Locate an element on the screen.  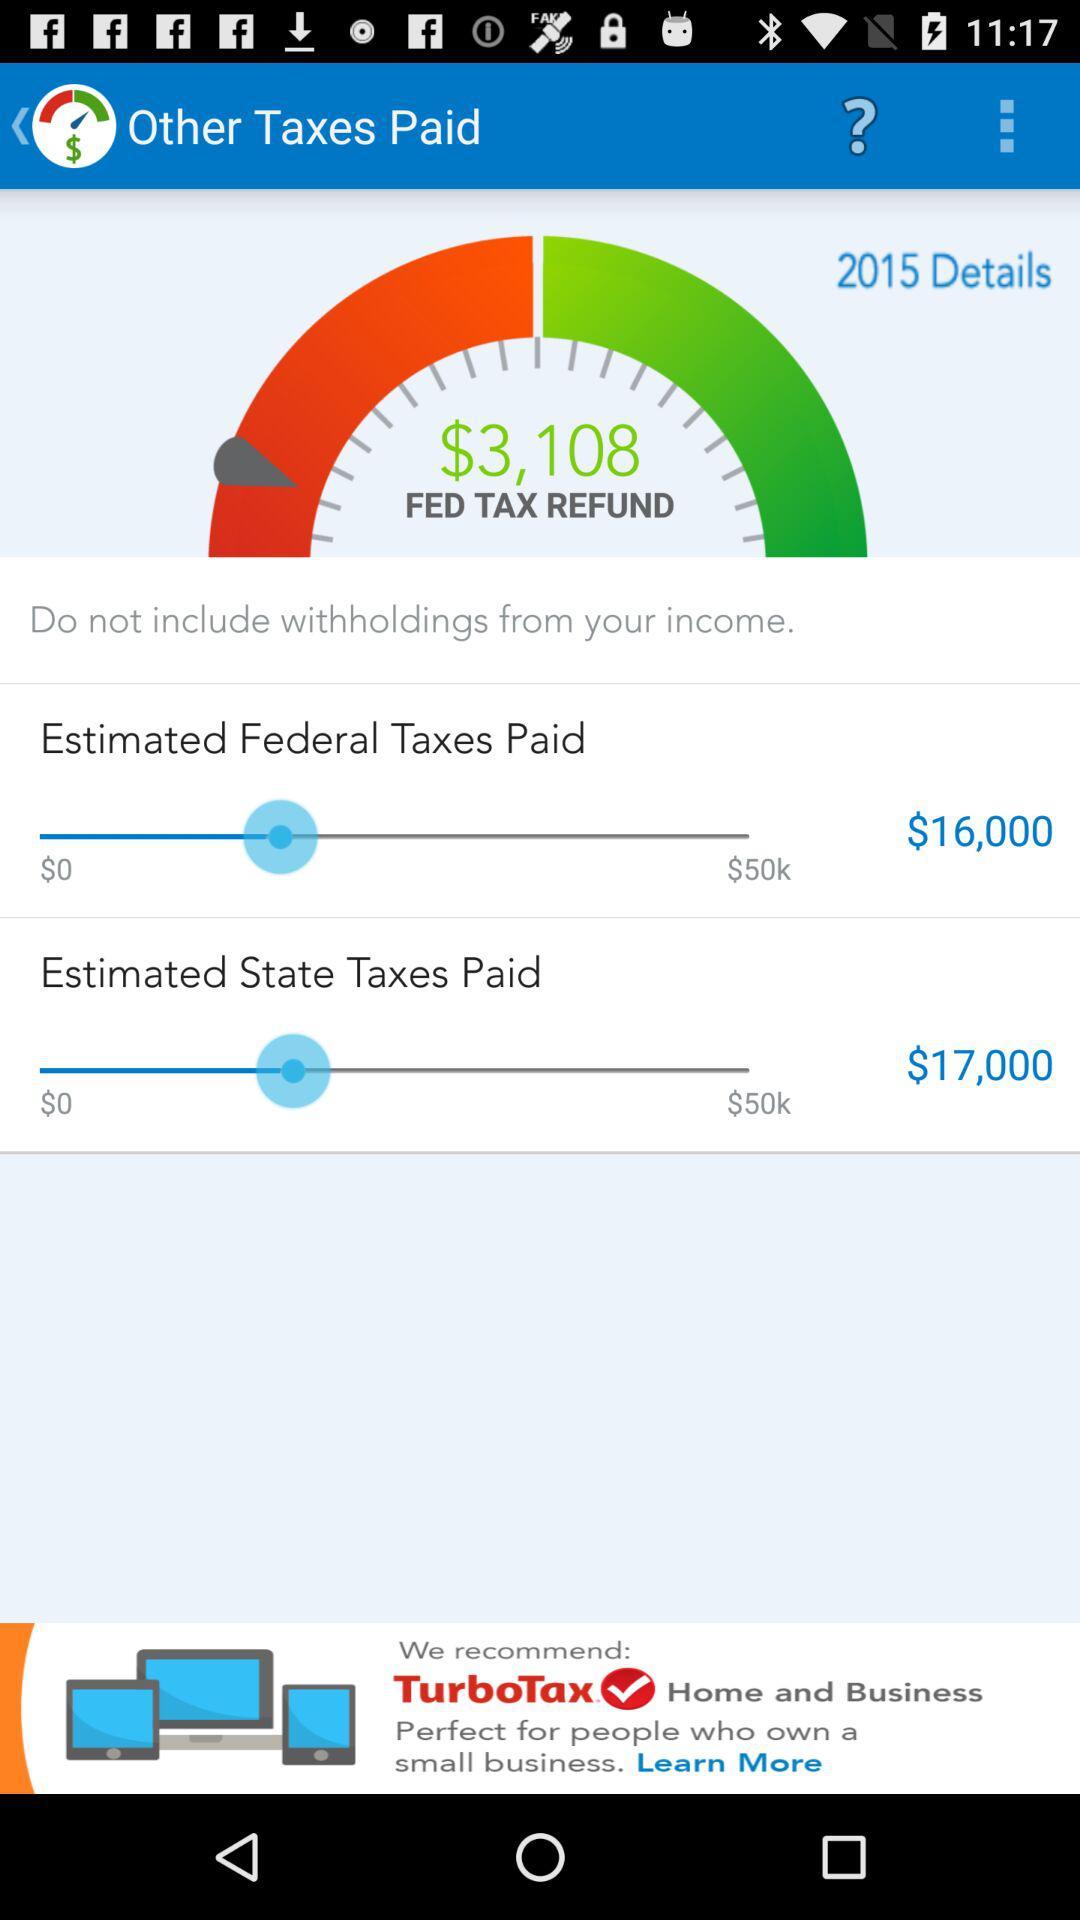
the do not include item is located at coordinates (411, 618).